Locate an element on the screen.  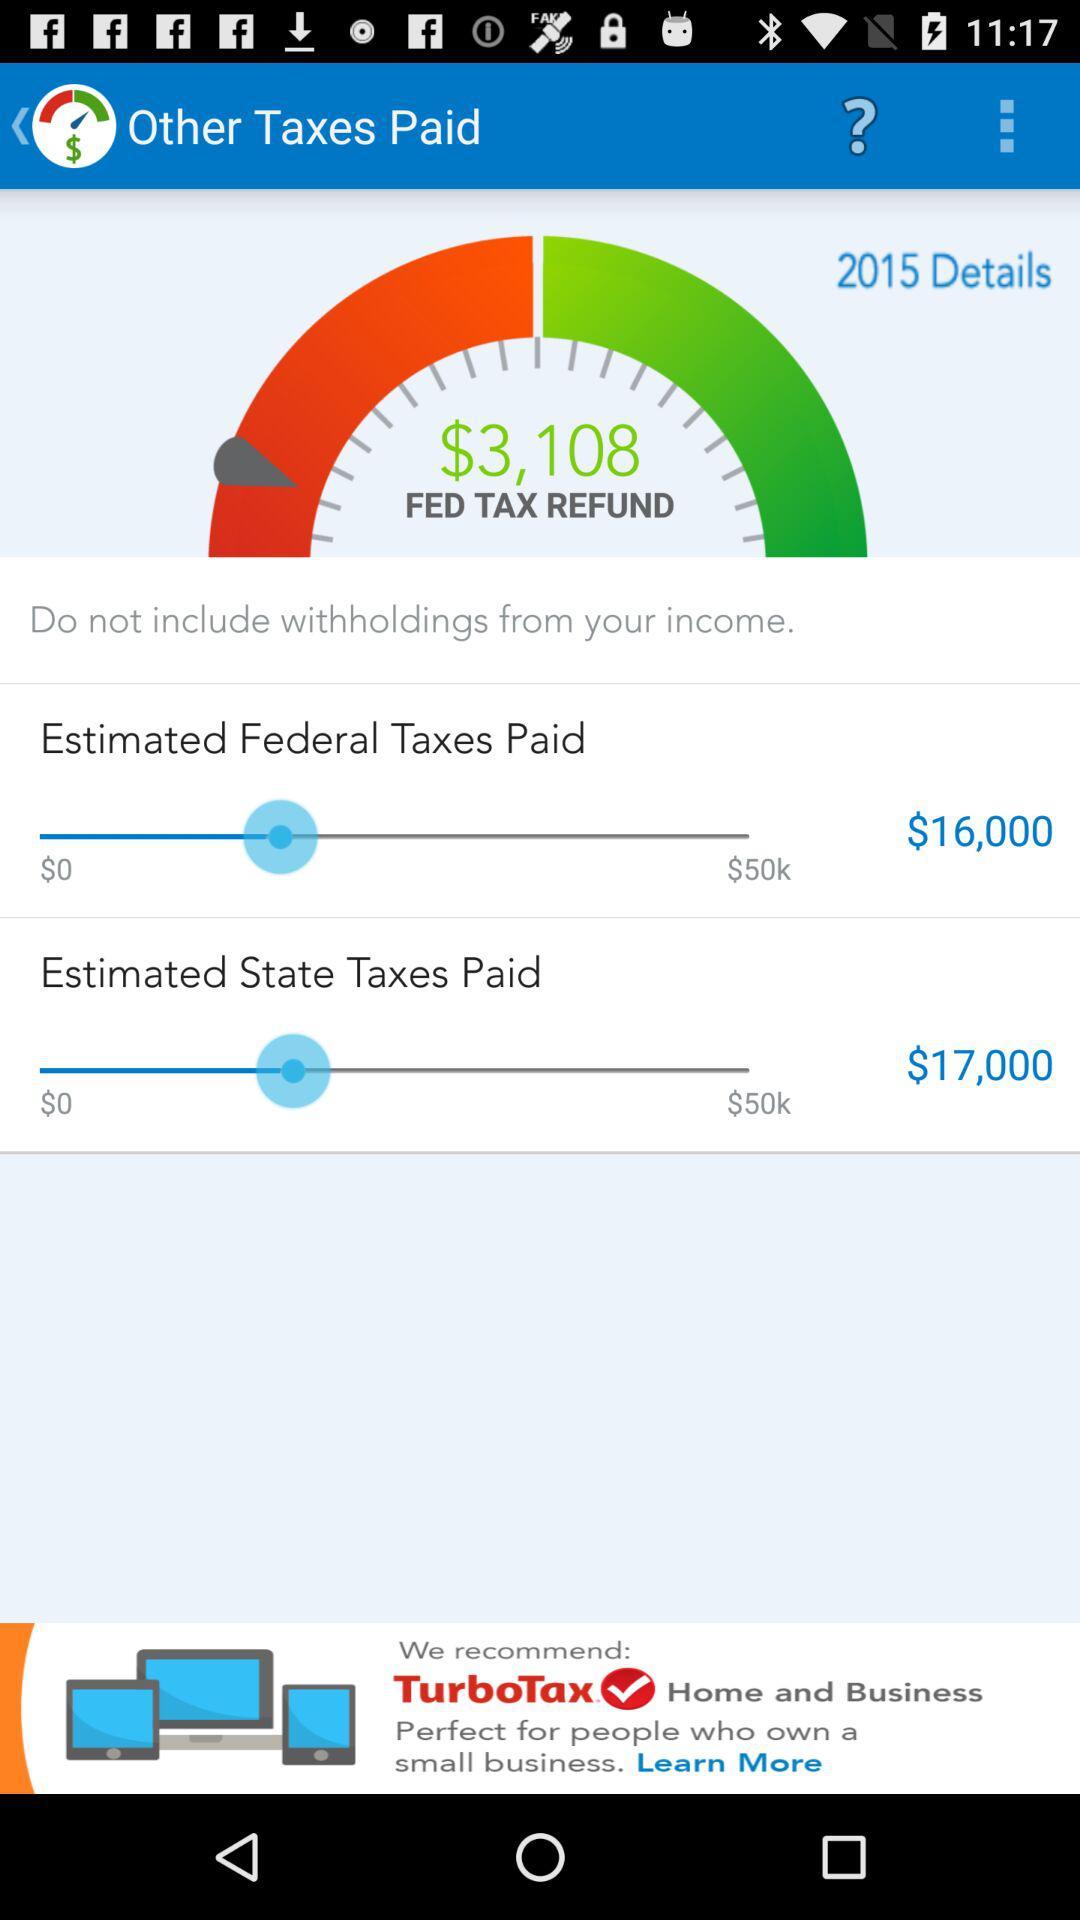
the do not include item is located at coordinates (411, 618).